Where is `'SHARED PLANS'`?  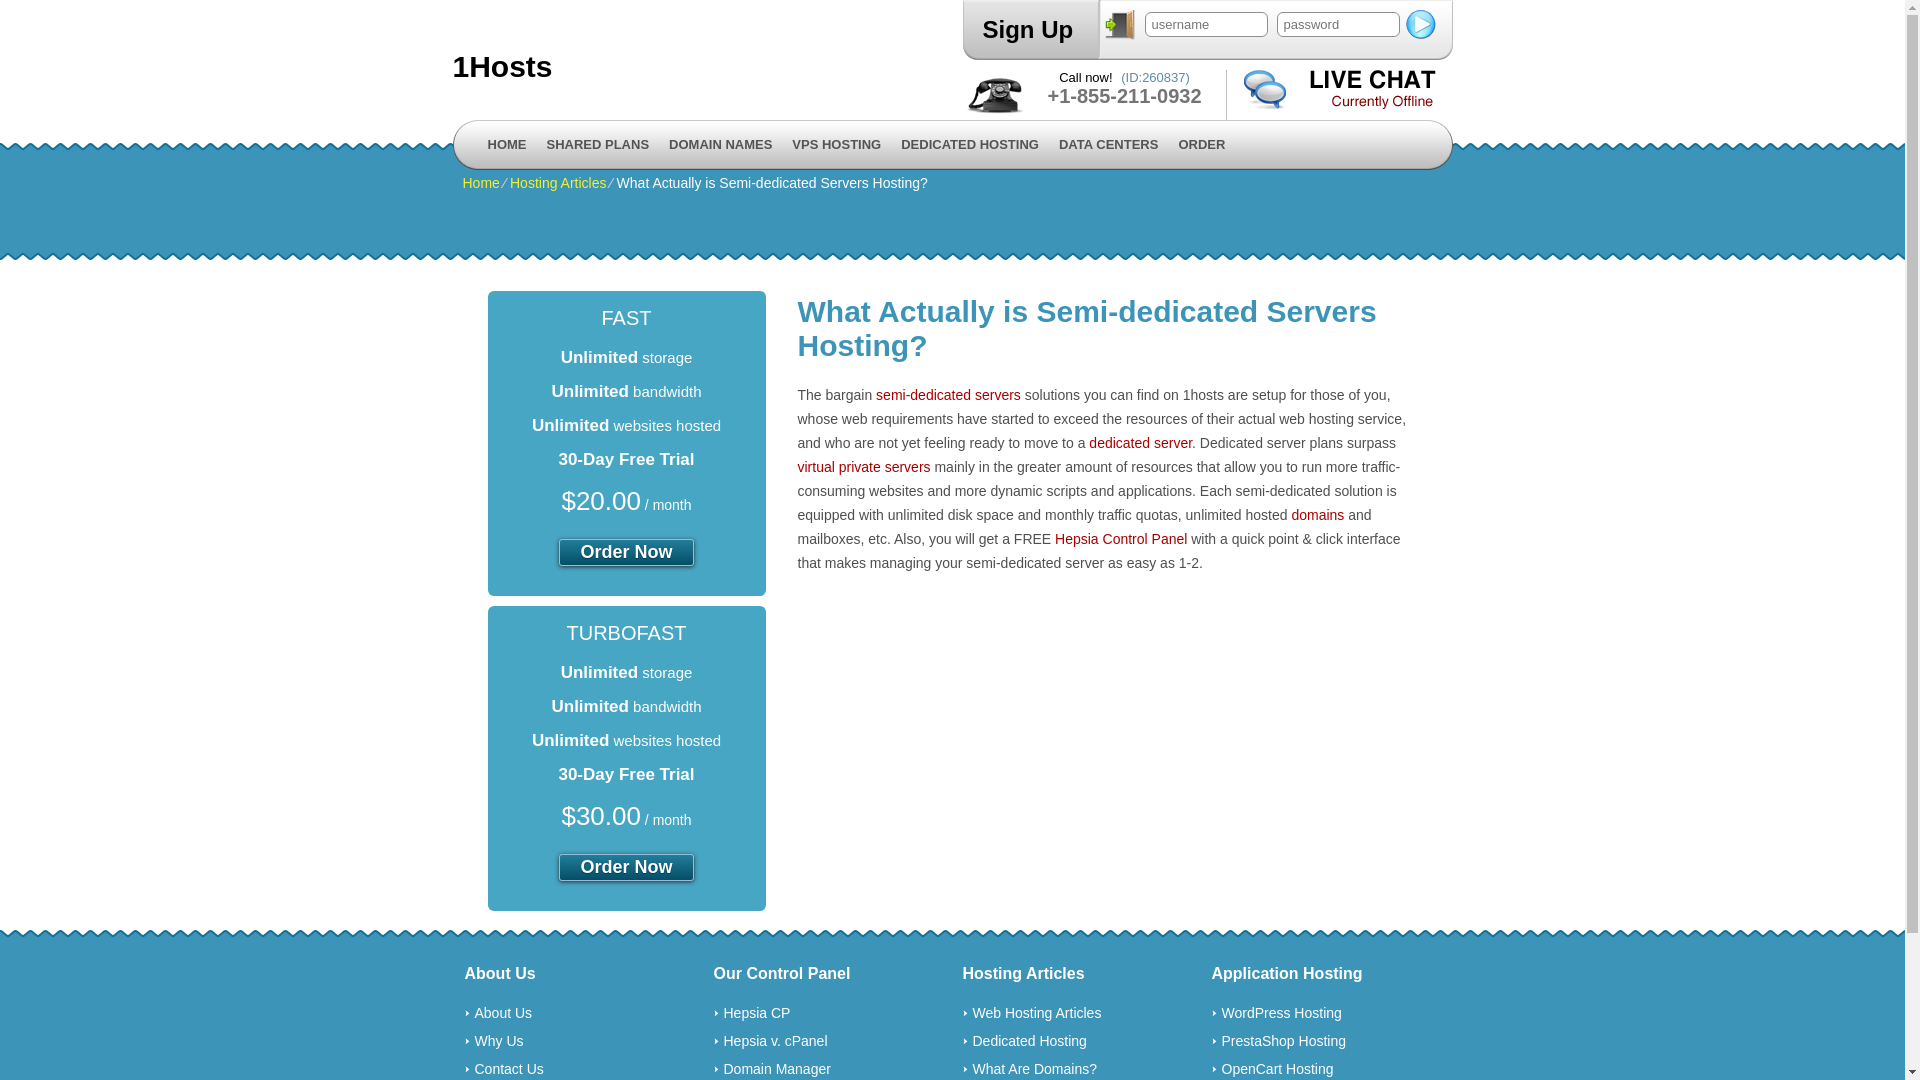 'SHARED PLANS' is located at coordinates (596, 144).